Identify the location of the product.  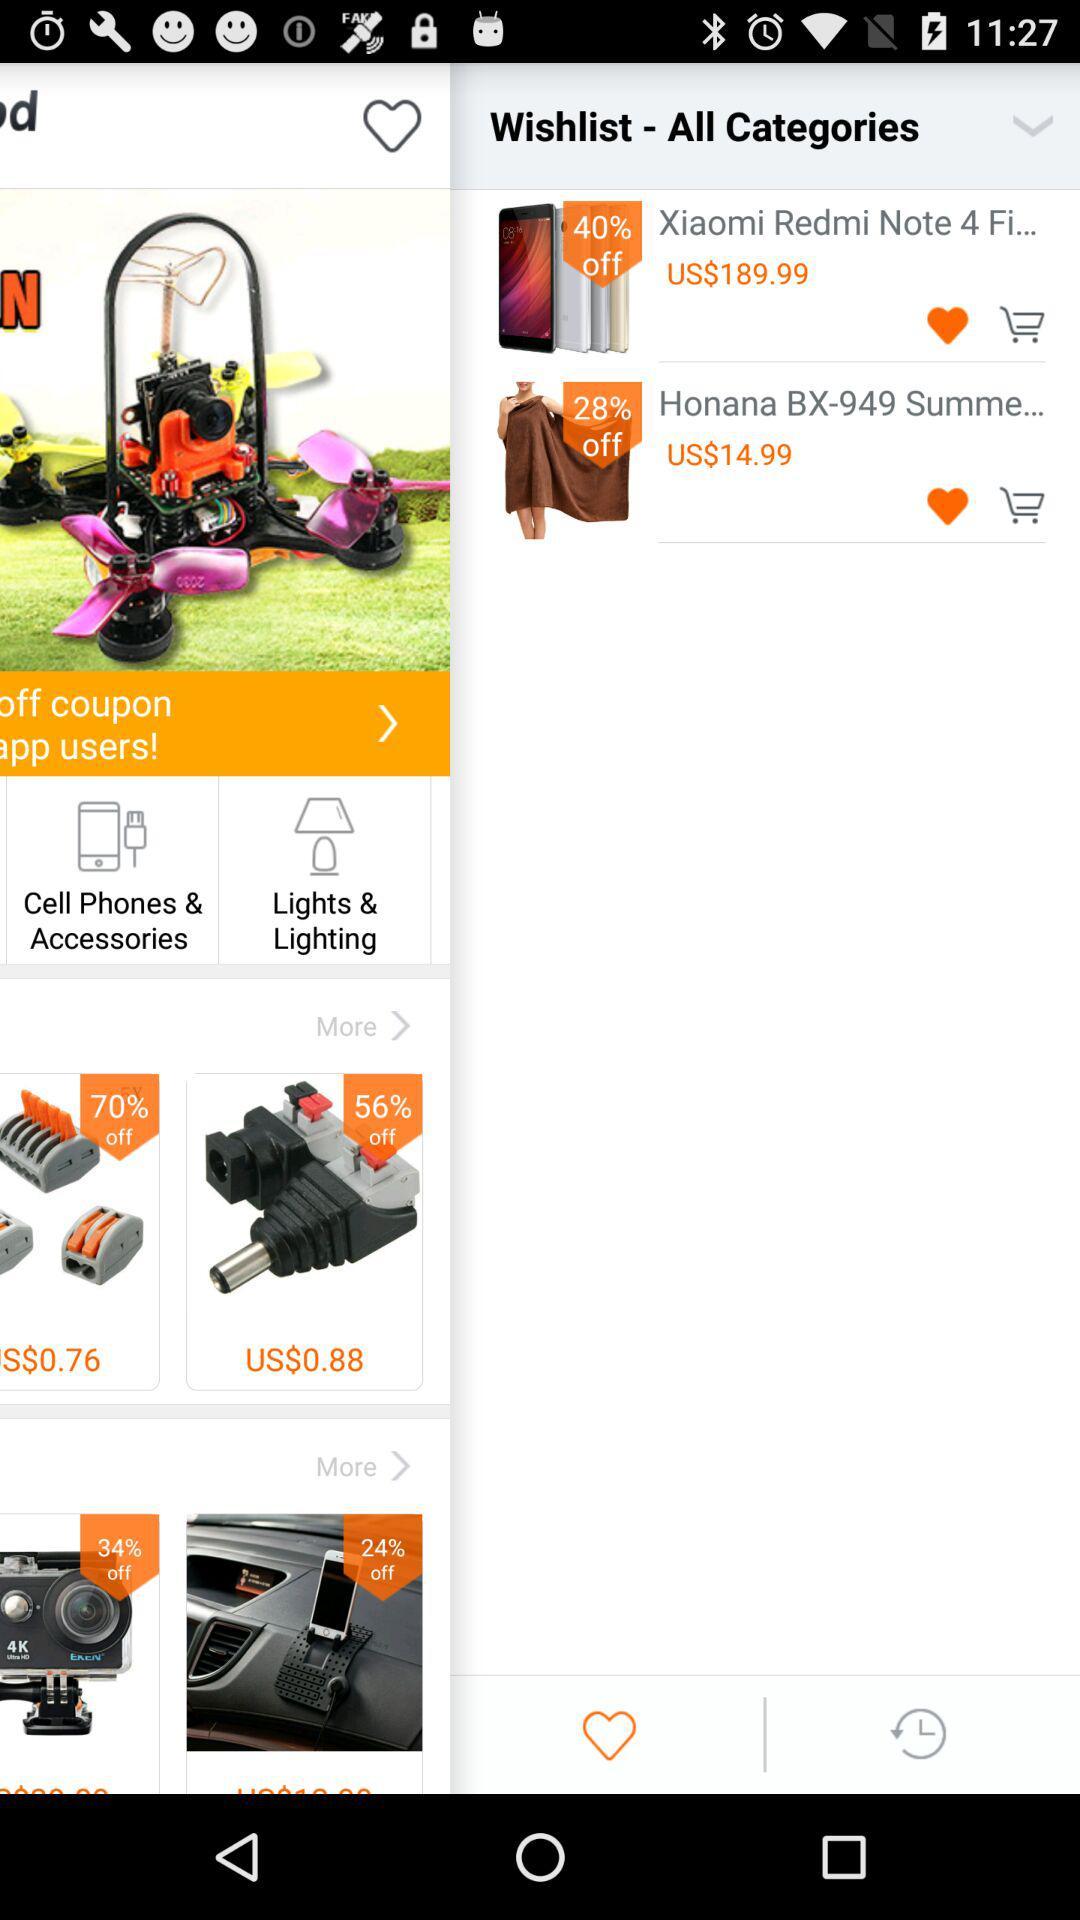
(947, 505).